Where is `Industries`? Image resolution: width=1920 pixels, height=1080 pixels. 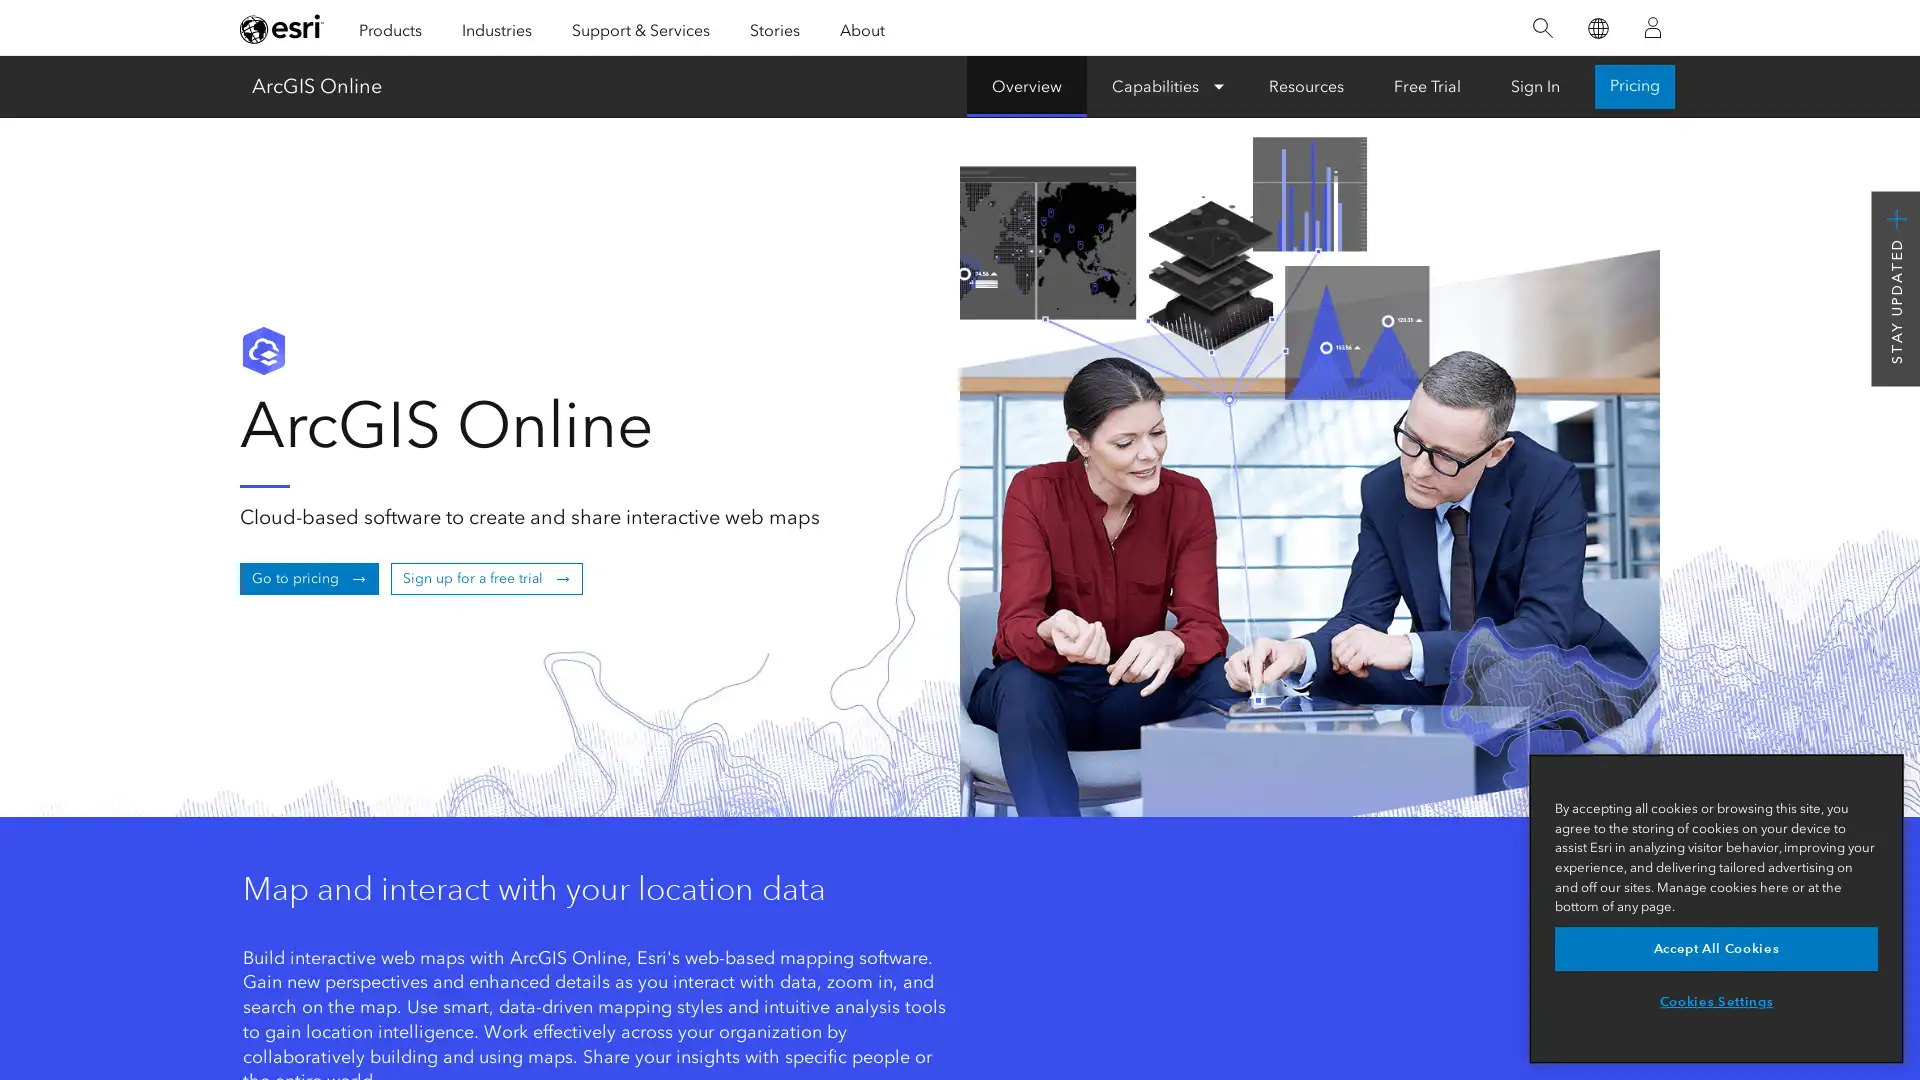
Industries is located at coordinates (497, 27).